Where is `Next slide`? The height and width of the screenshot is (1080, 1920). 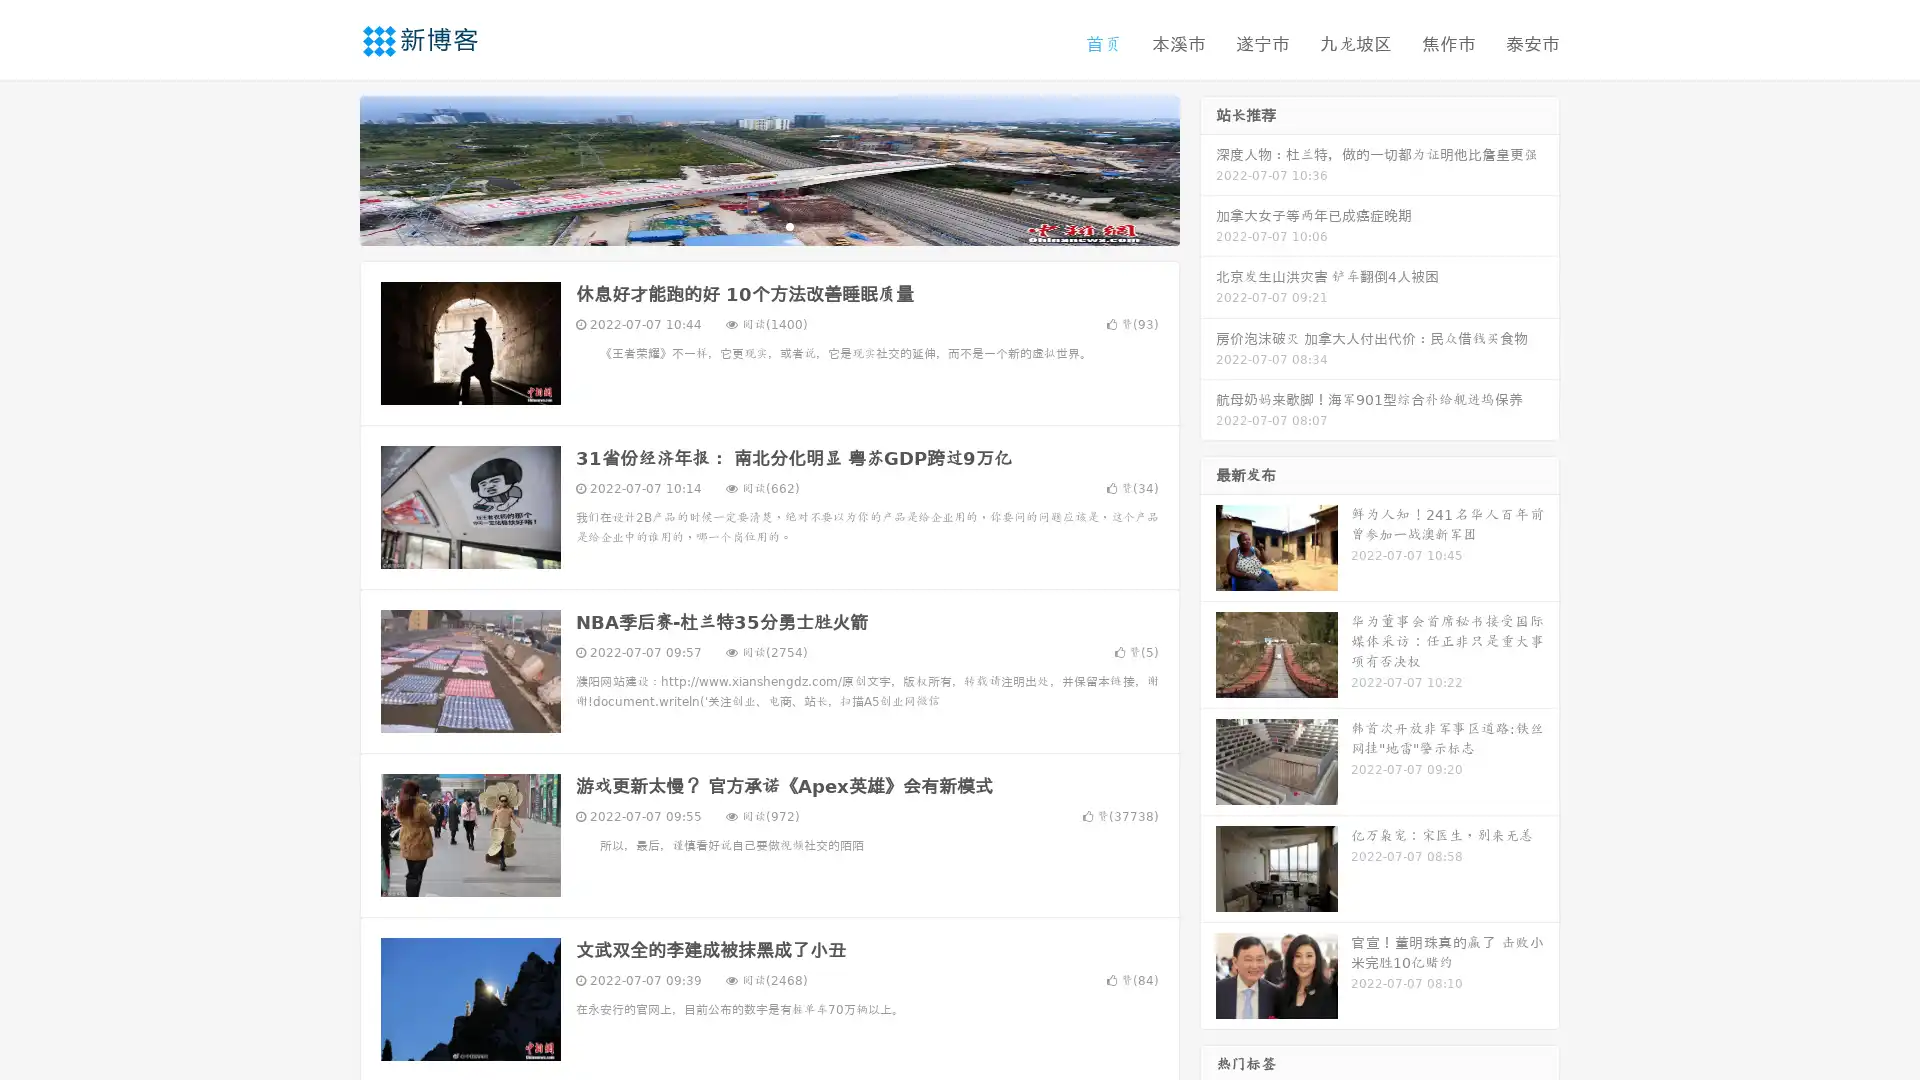
Next slide is located at coordinates (1208, 168).